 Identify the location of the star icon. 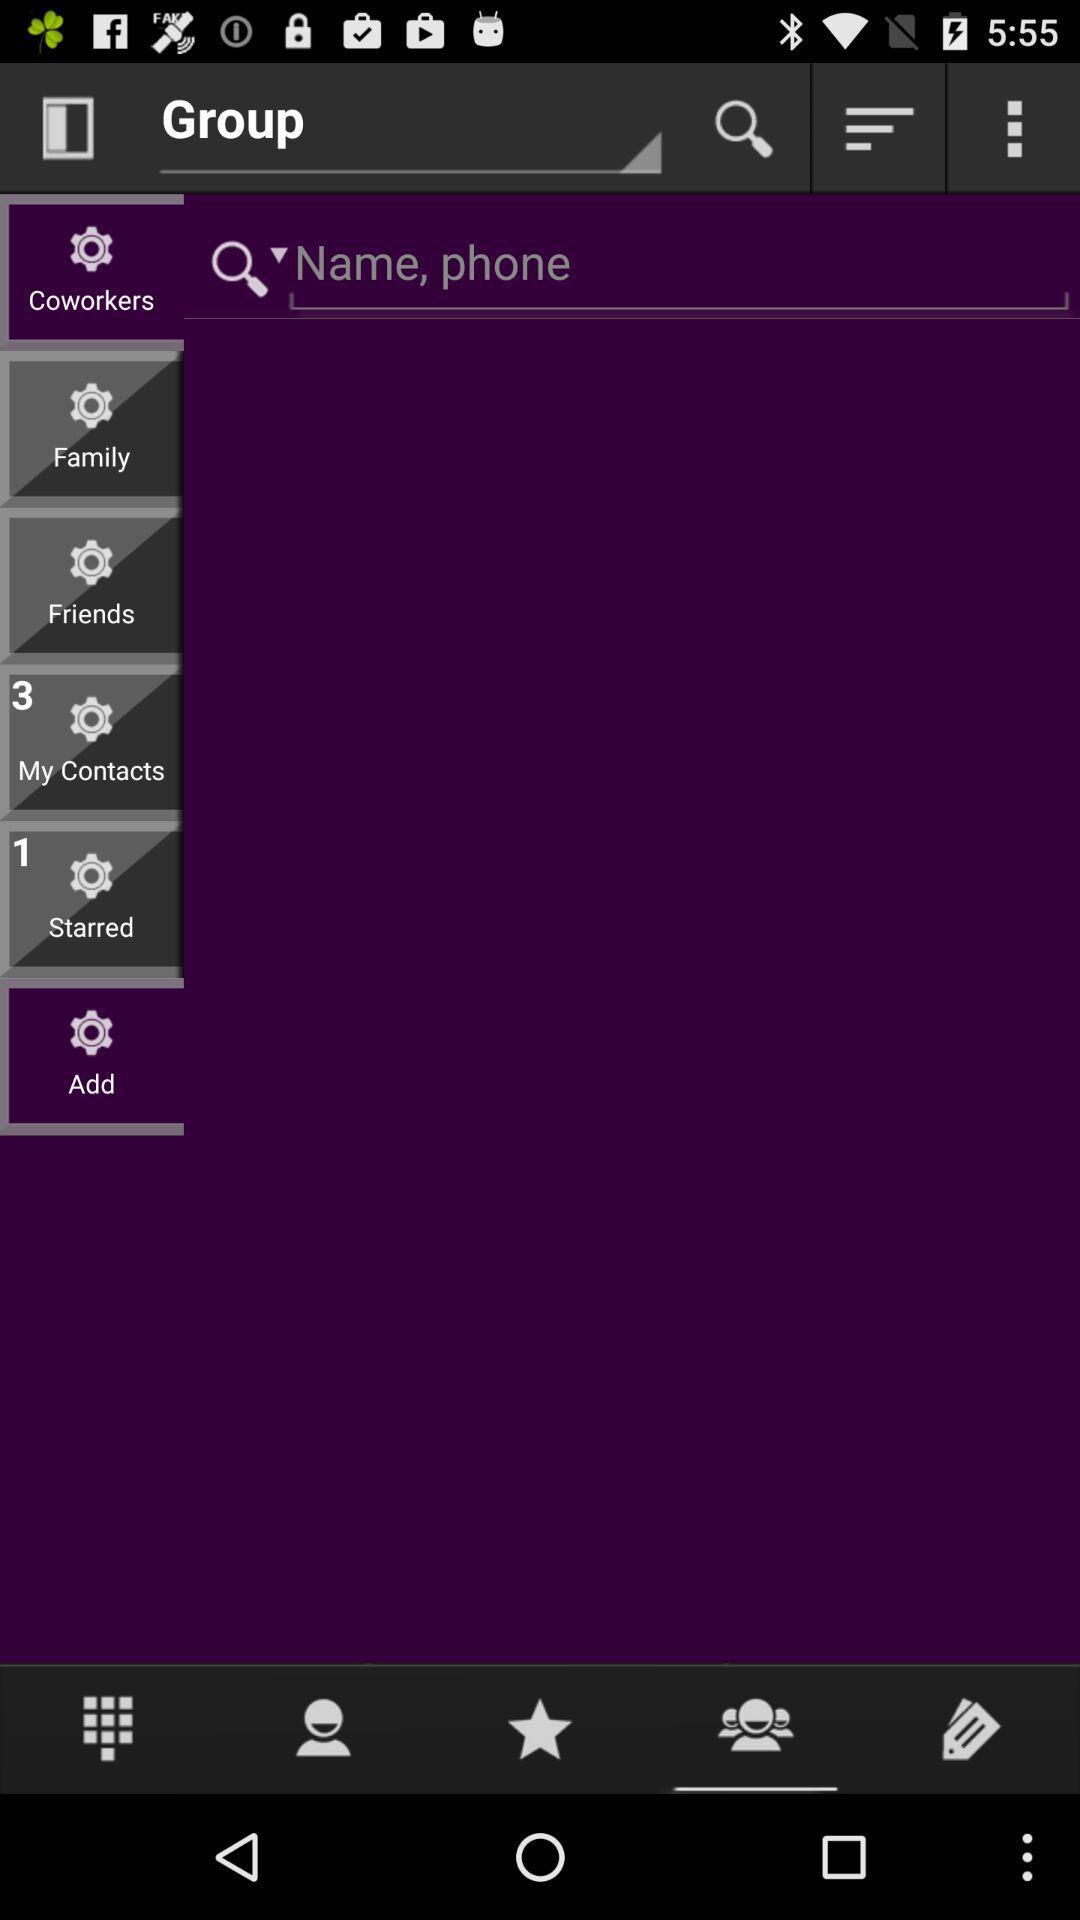
(540, 1848).